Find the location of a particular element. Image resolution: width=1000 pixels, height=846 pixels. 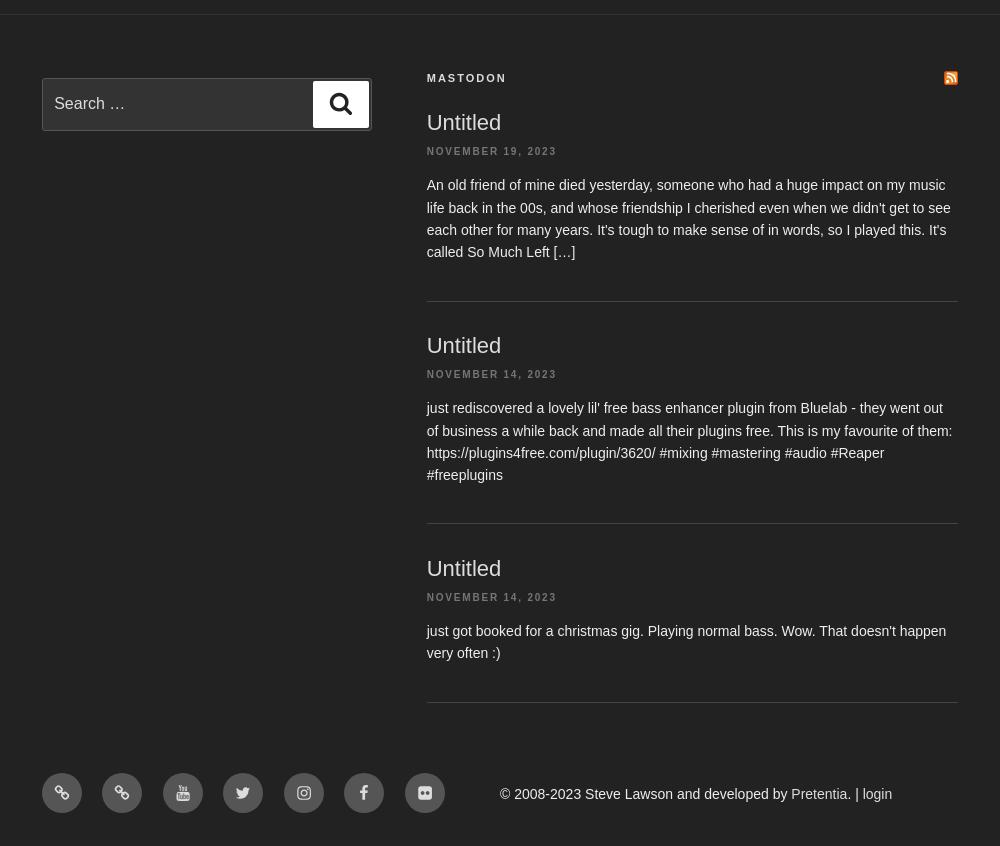

'Pretentia' is located at coordinates (818, 793).